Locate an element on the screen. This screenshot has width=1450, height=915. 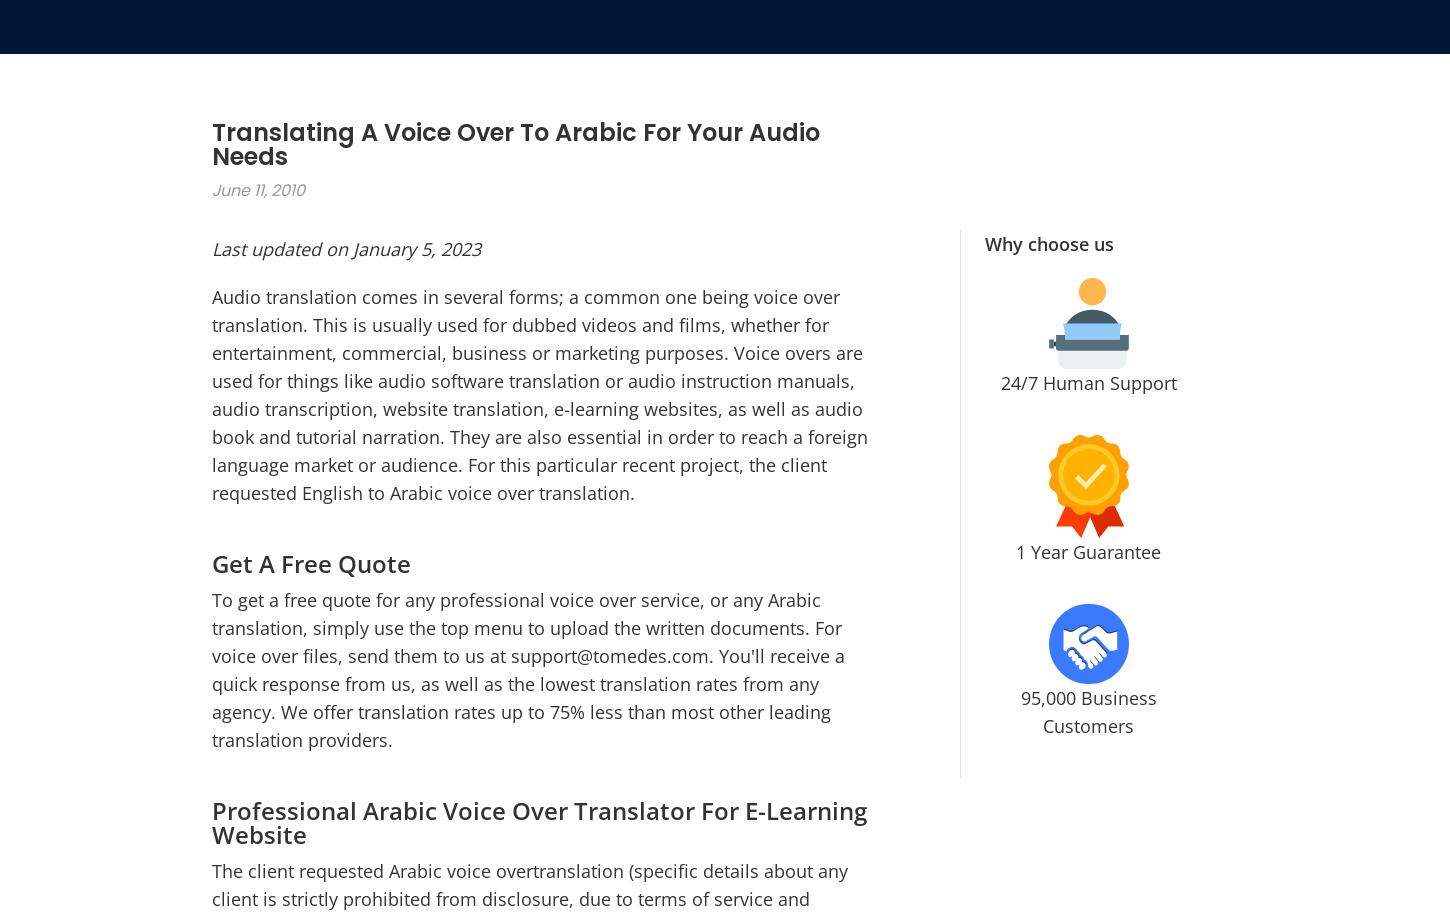
'Tomedes in Upcity' is located at coordinates (1172, 666).